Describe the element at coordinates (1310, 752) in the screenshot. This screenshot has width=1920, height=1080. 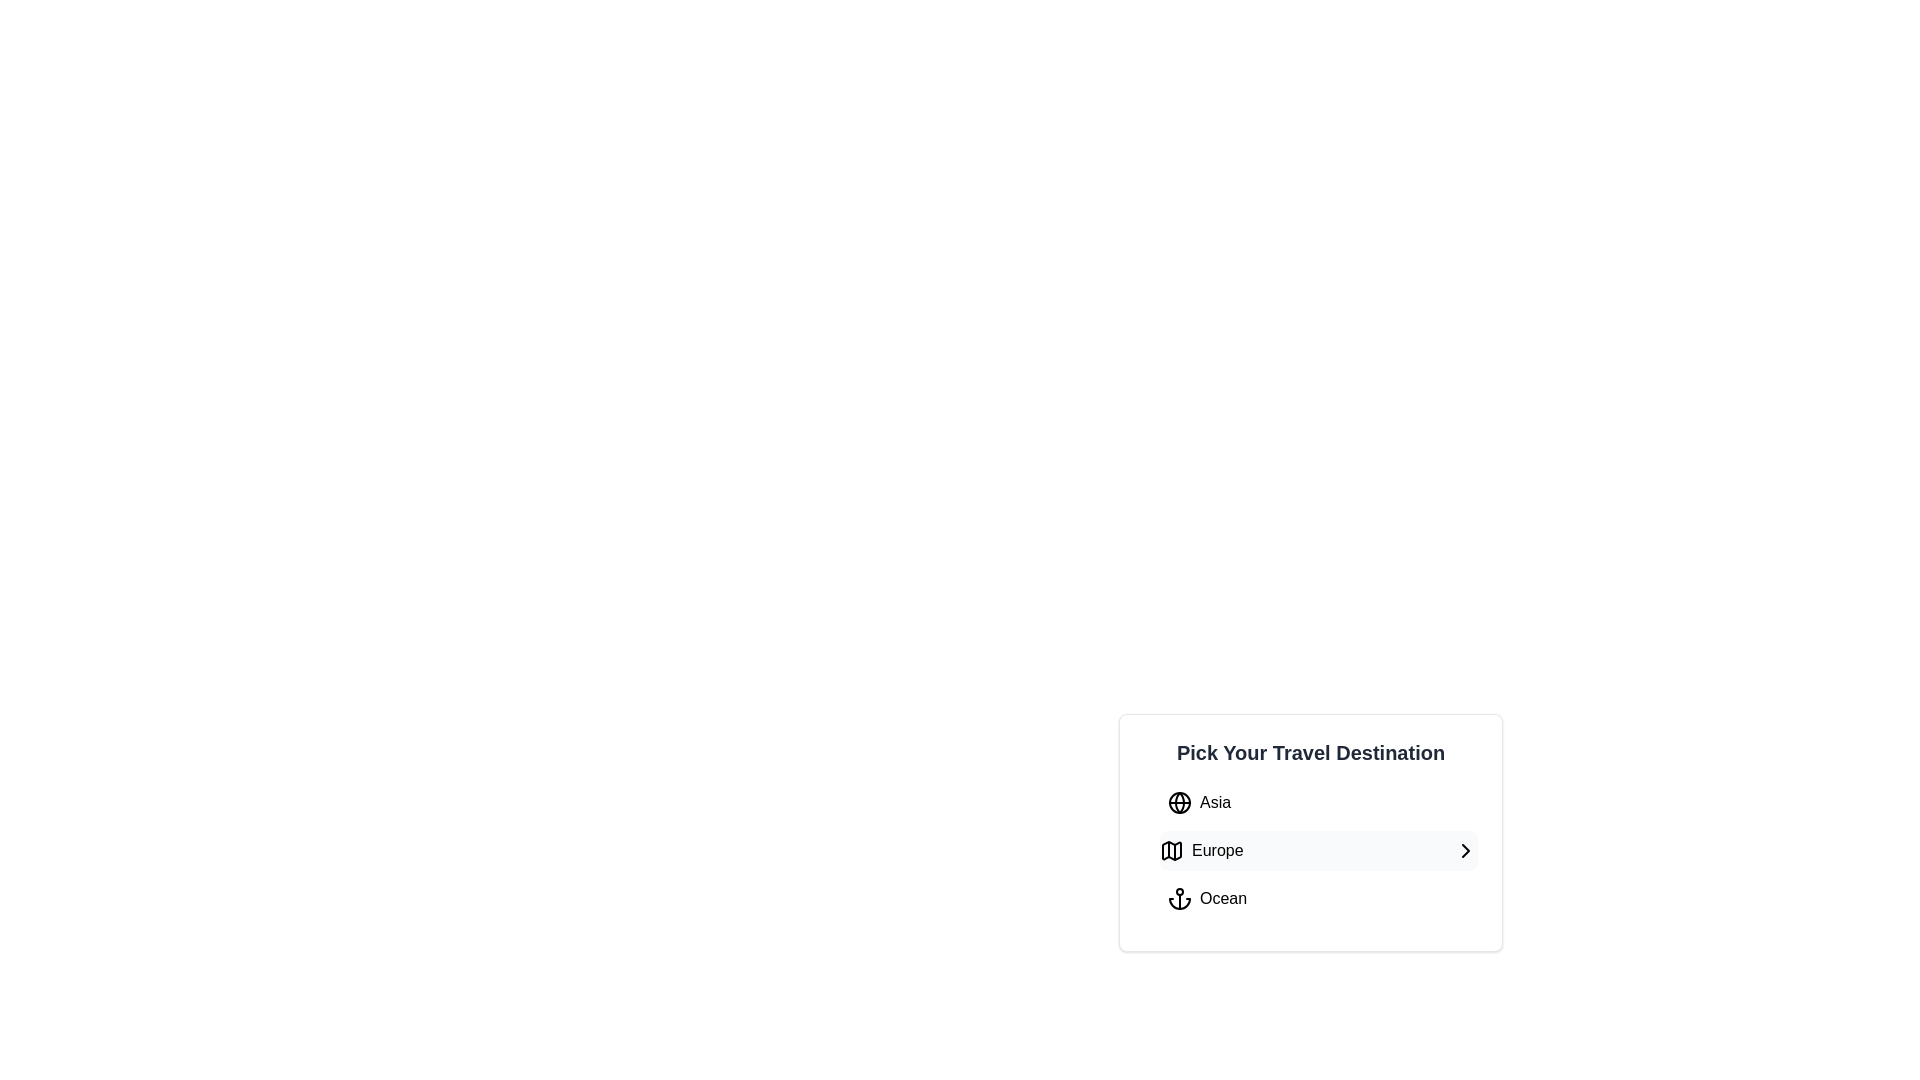
I see `the bold title text label displaying 'Pick Your Travel Destination', which is located at the top of a white rectangular card` at that location.